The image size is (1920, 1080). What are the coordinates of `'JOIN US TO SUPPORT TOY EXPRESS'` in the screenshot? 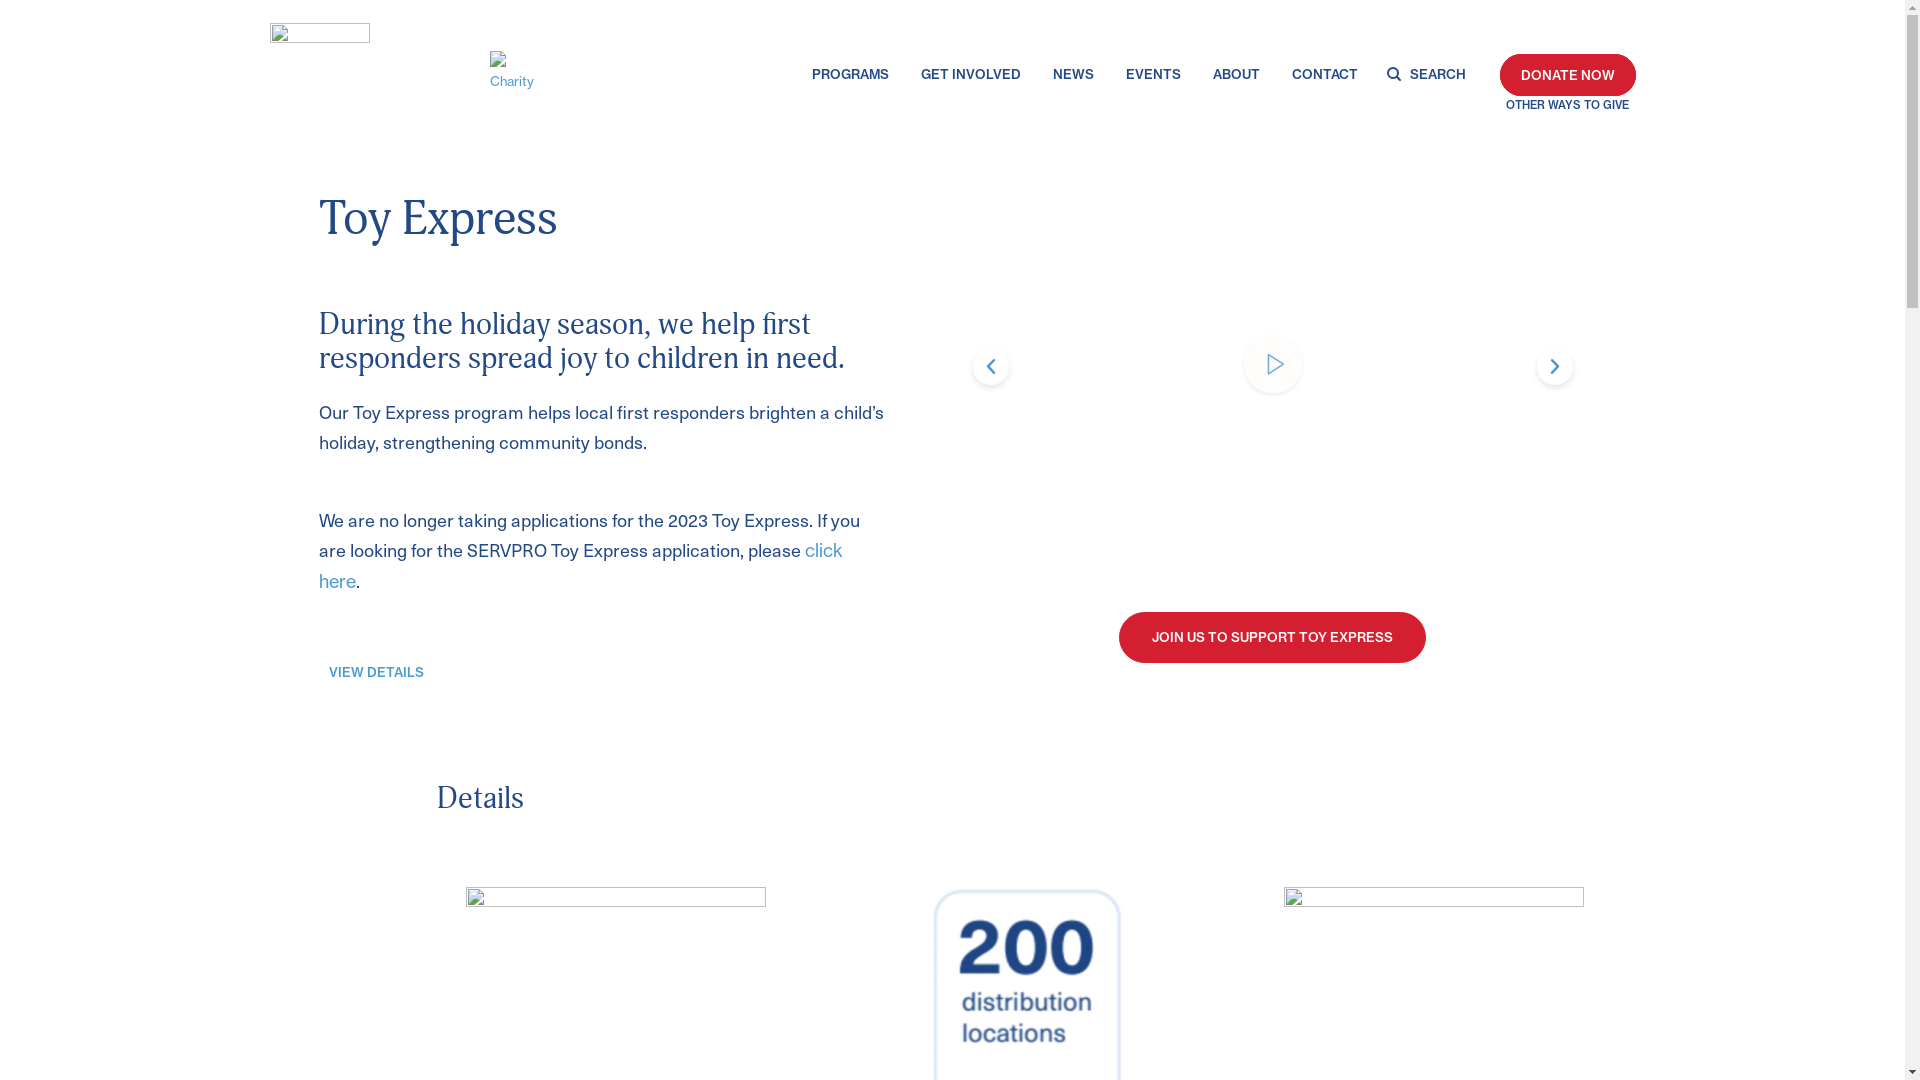 It's located at (1271, 637).